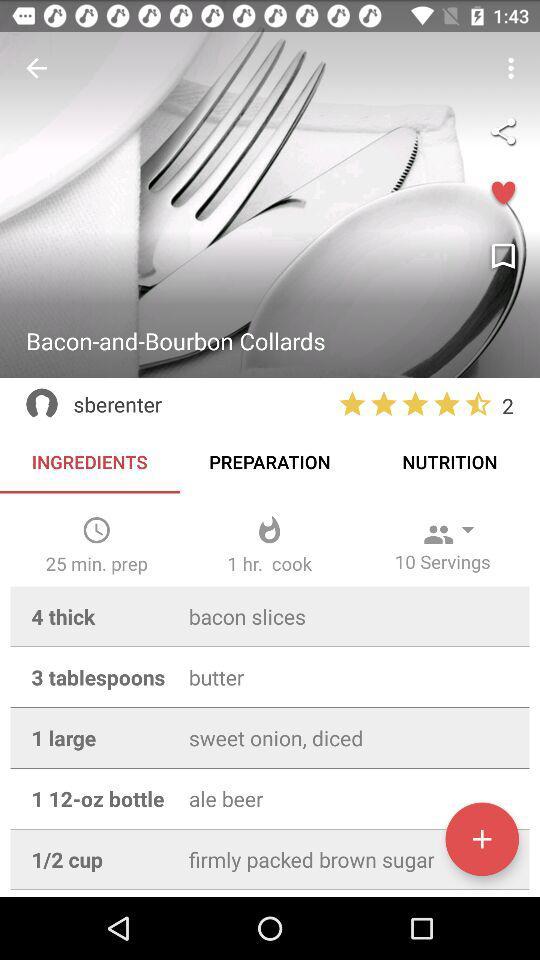  Describe the element at coordinates (502, 256) in the screenshot. I see `image save` at that location.